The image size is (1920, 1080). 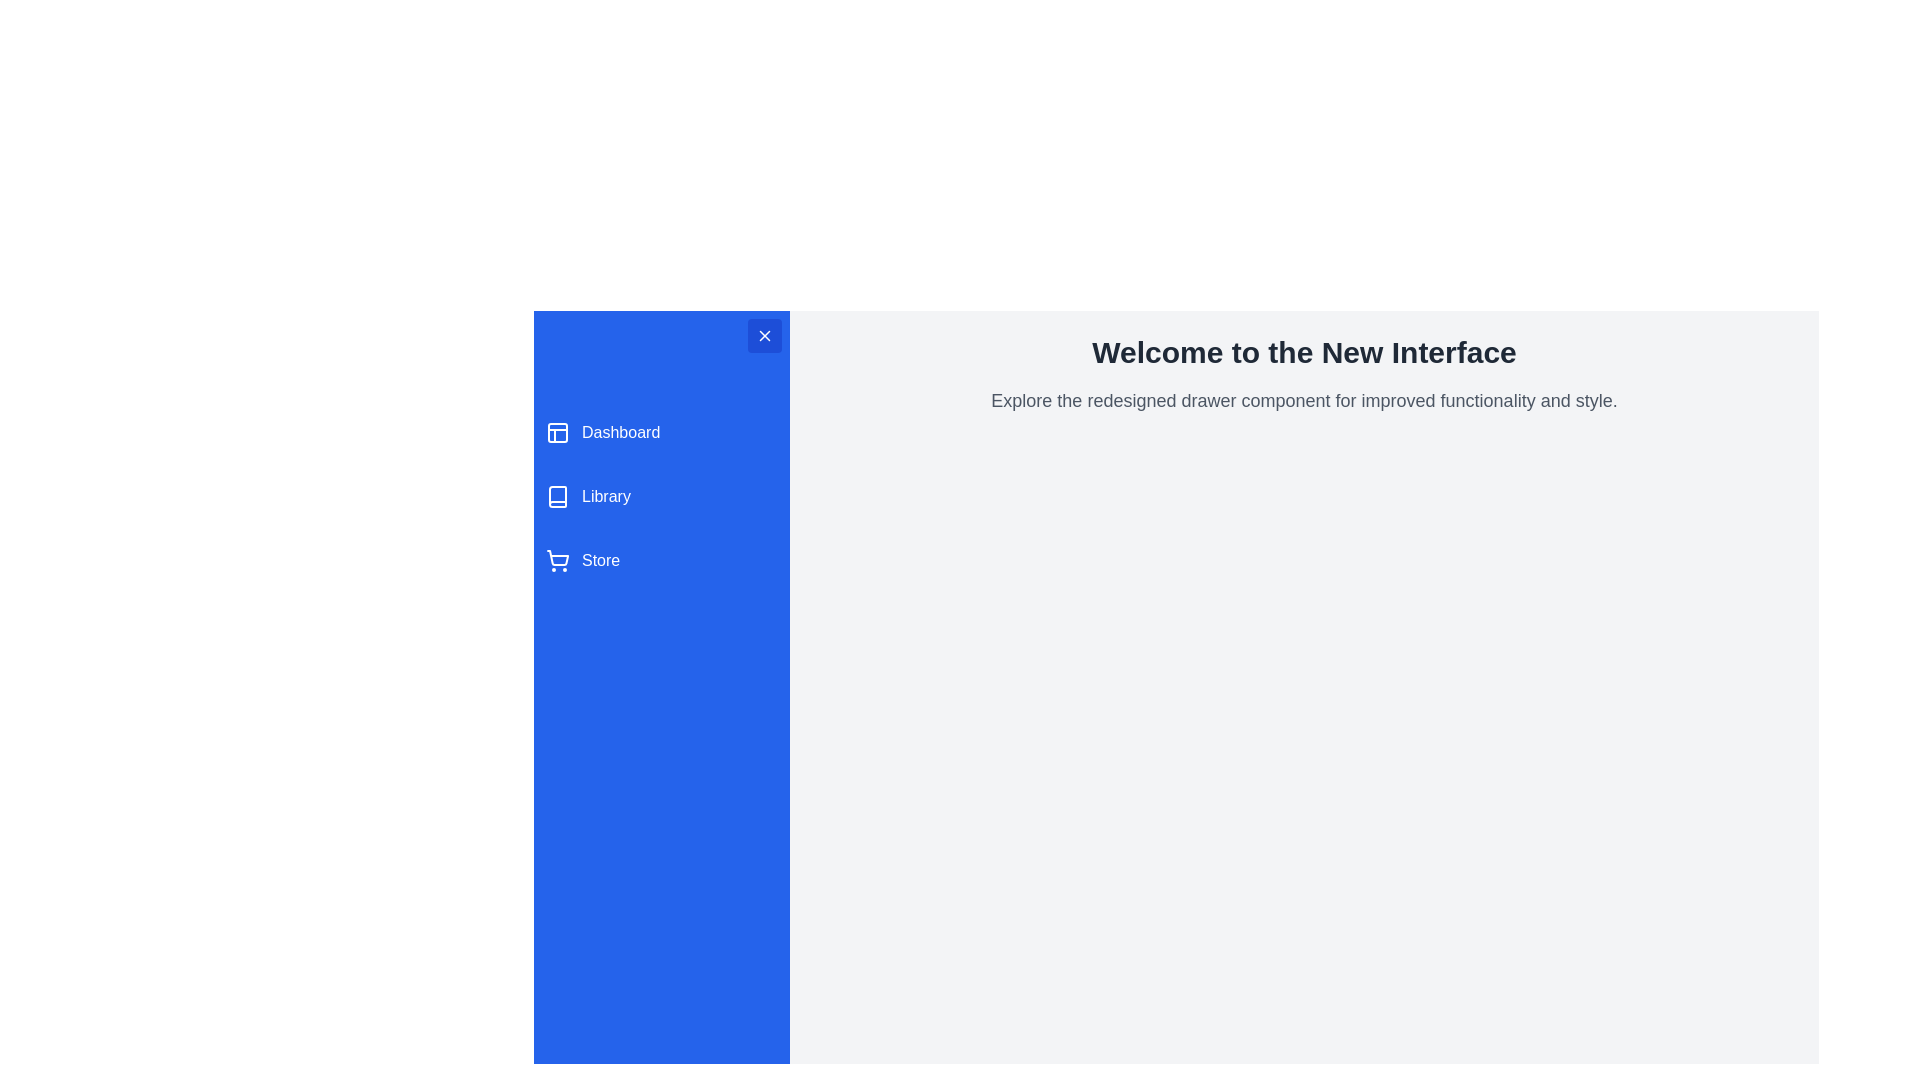 I want to click on the central portion of the 'X' icon in the top-right corner of the blue sidebar, so click(x=763, y=334).